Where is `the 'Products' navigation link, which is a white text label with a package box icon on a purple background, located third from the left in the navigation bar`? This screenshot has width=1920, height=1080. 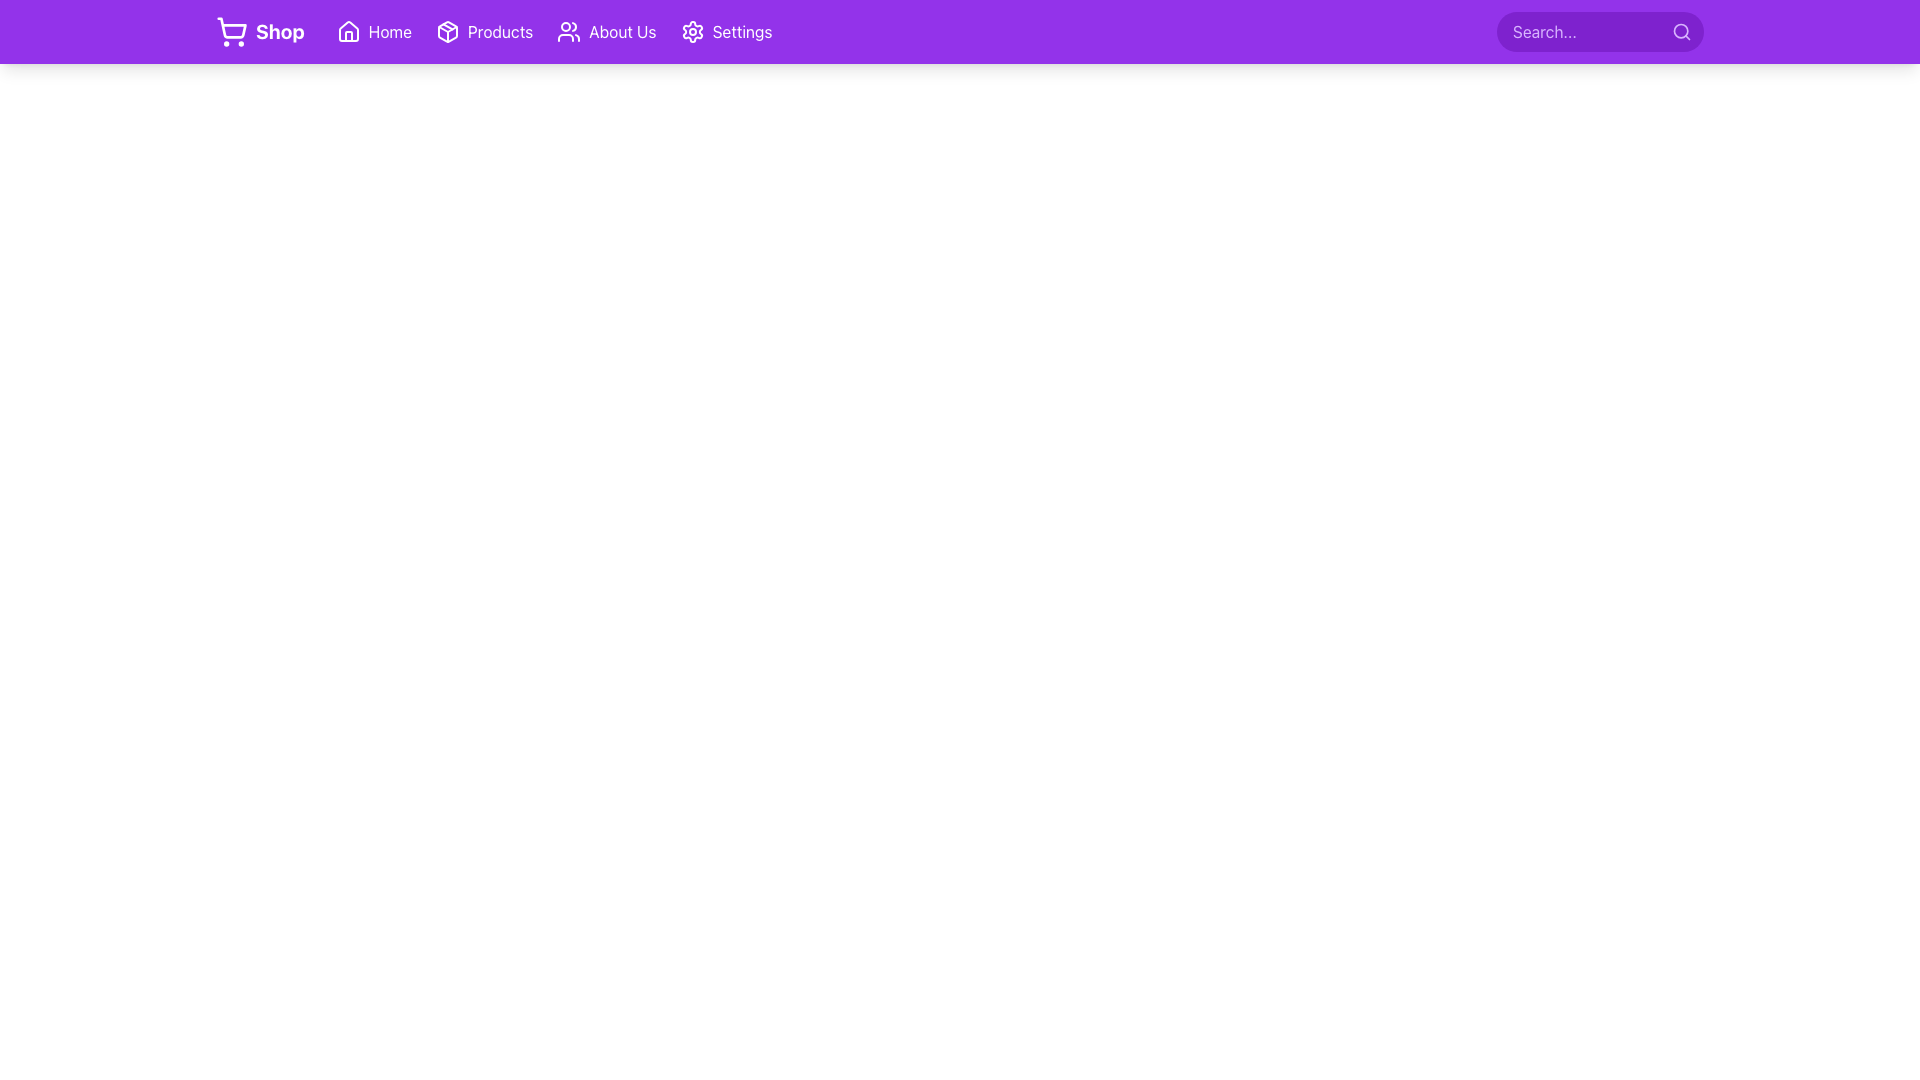 the 'Products' navigation link, which is a white text label with a package box icon on a purple background, located third from the left in the navigation bar is located at coordinates (484, 31).